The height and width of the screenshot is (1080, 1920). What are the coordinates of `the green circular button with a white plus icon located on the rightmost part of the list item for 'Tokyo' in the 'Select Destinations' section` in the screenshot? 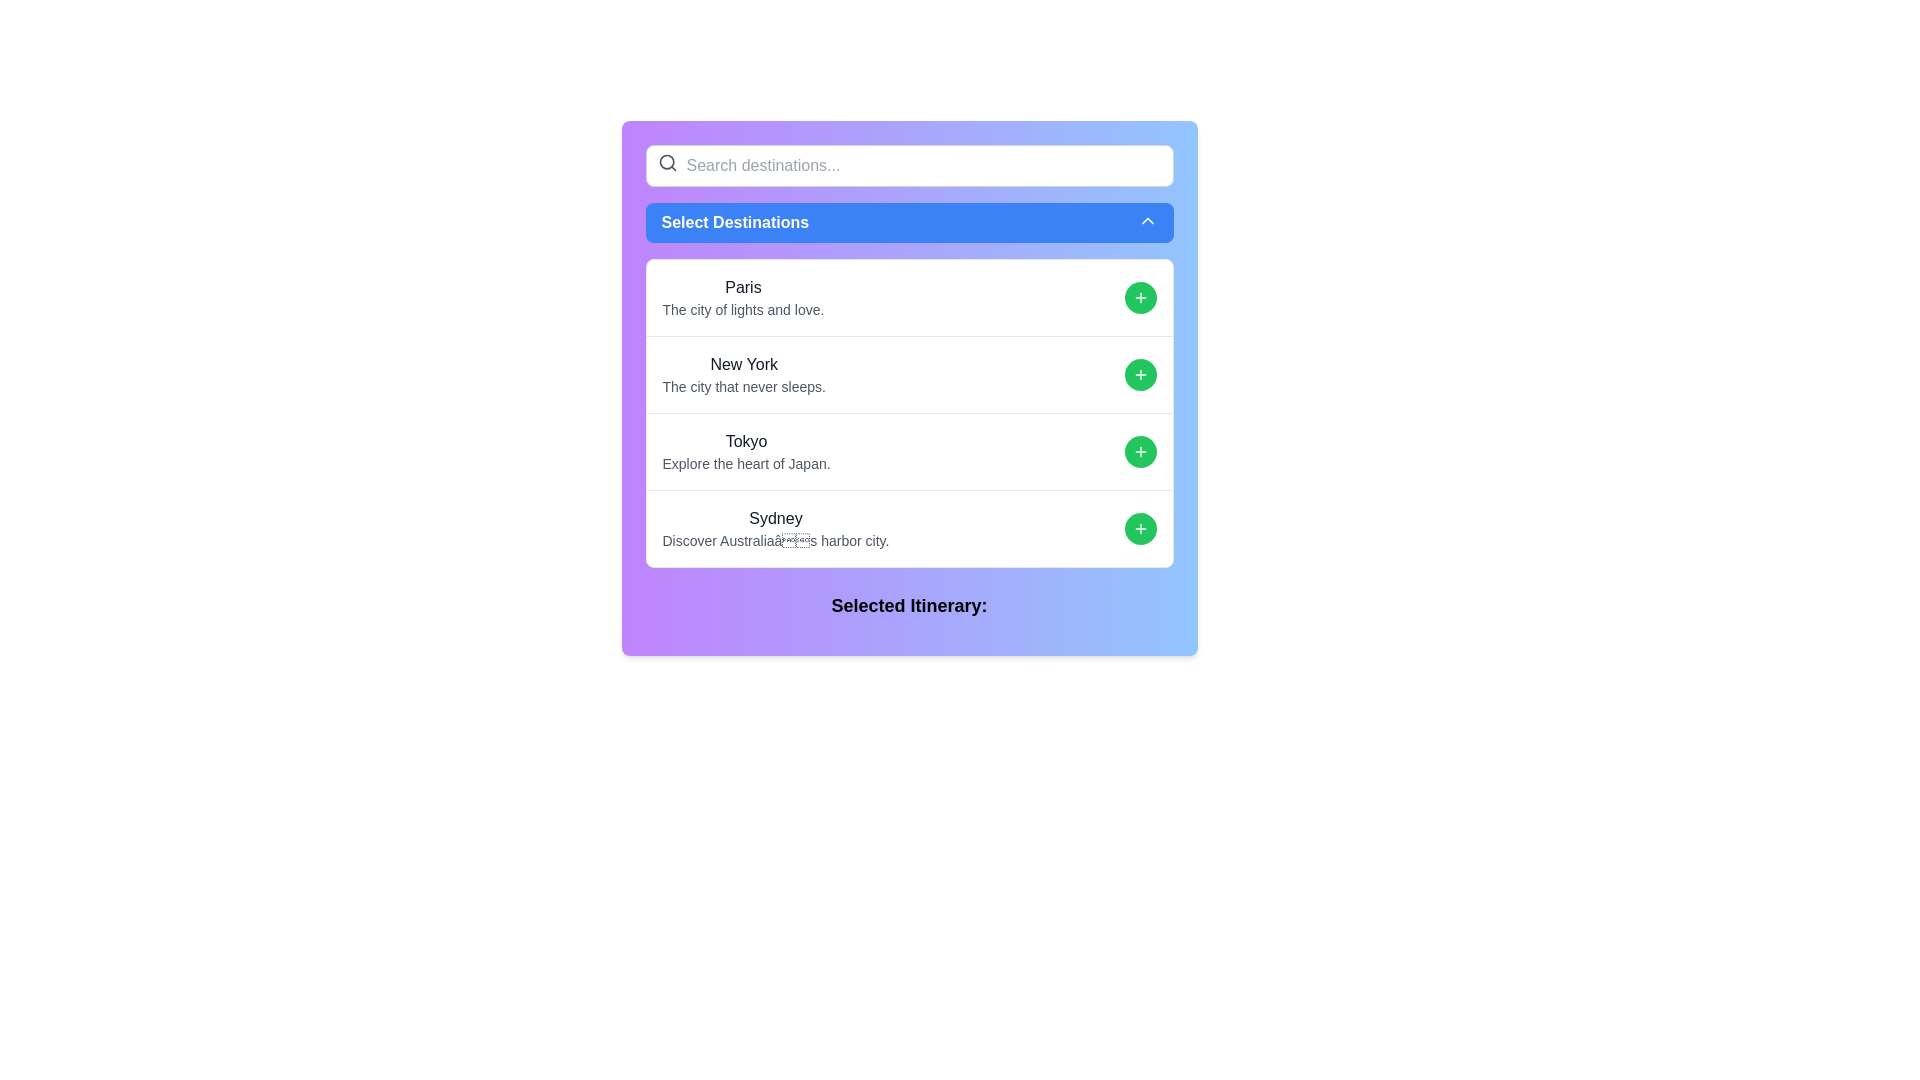 It's located at (1140, 451).